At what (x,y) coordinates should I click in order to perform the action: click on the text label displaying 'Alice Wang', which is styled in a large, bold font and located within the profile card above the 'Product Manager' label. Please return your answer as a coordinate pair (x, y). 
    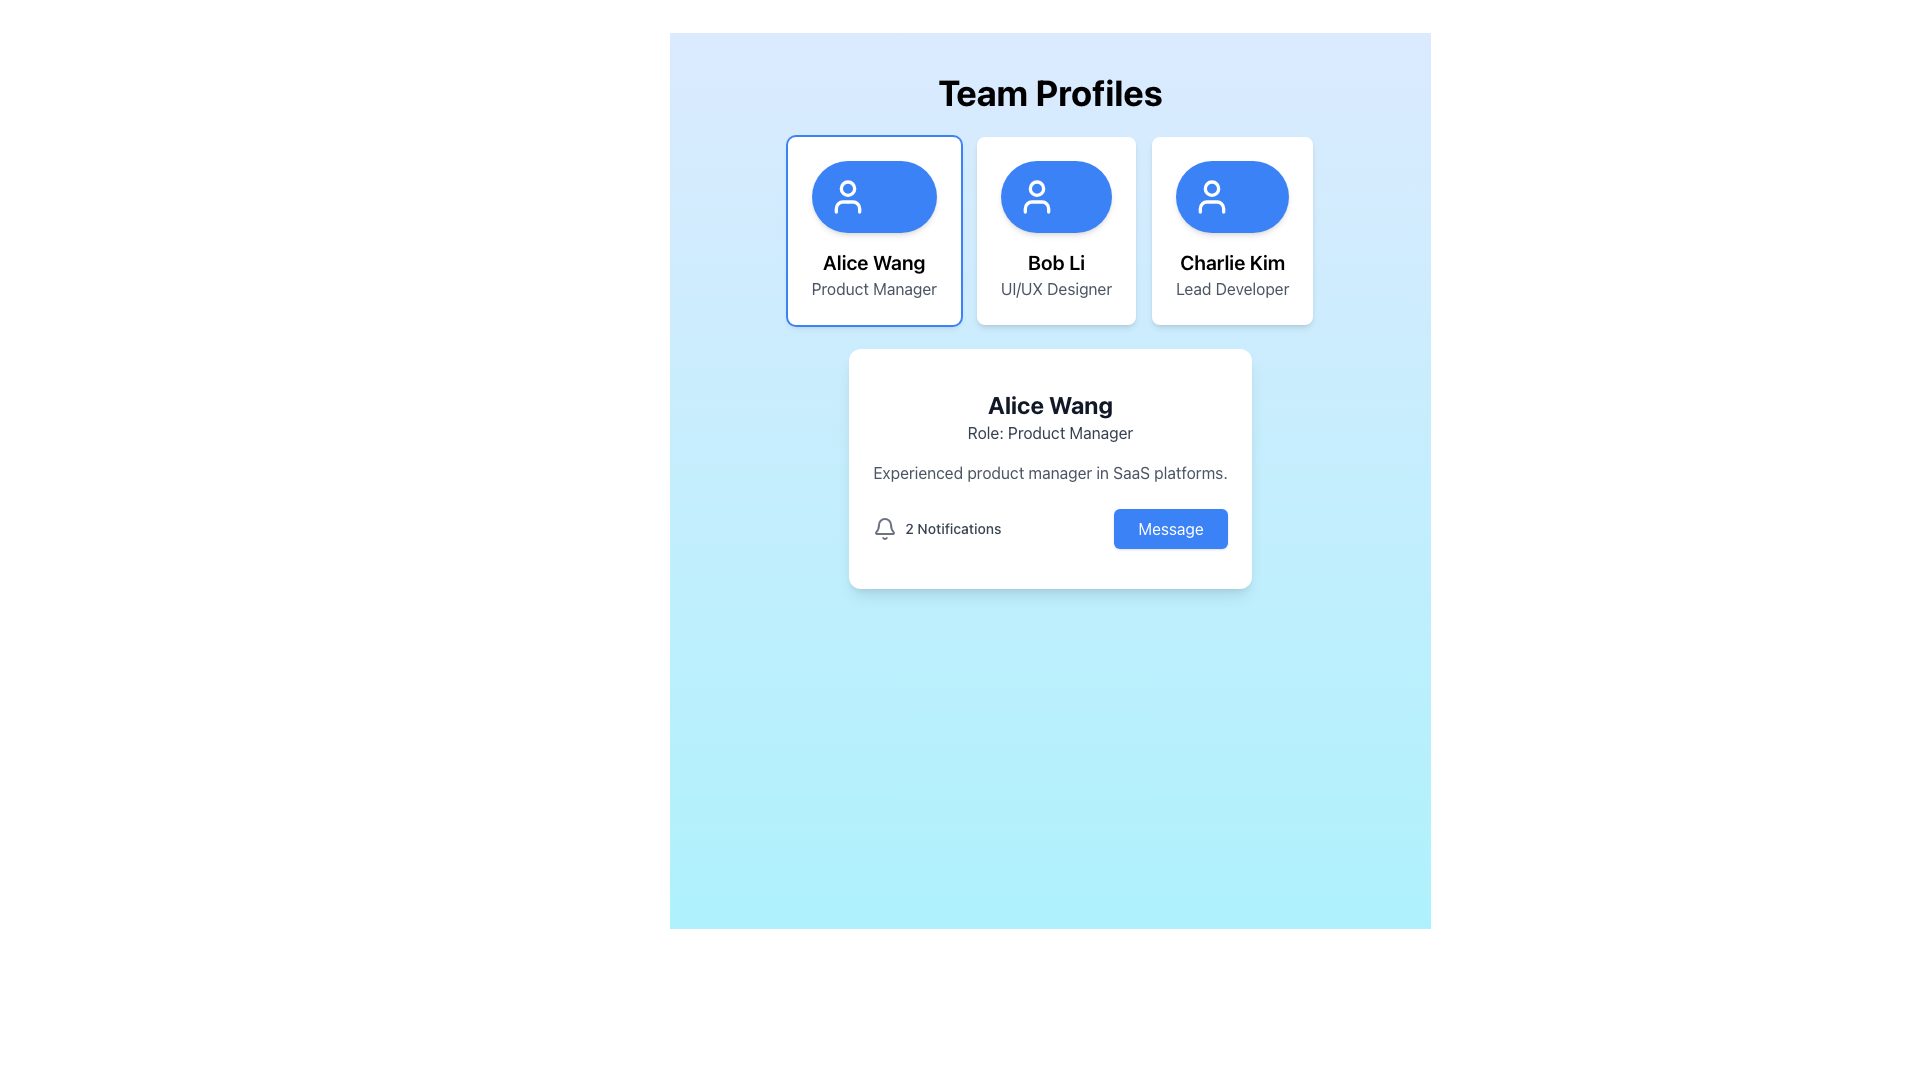
    Looking at the image, I should click on (874, 261).